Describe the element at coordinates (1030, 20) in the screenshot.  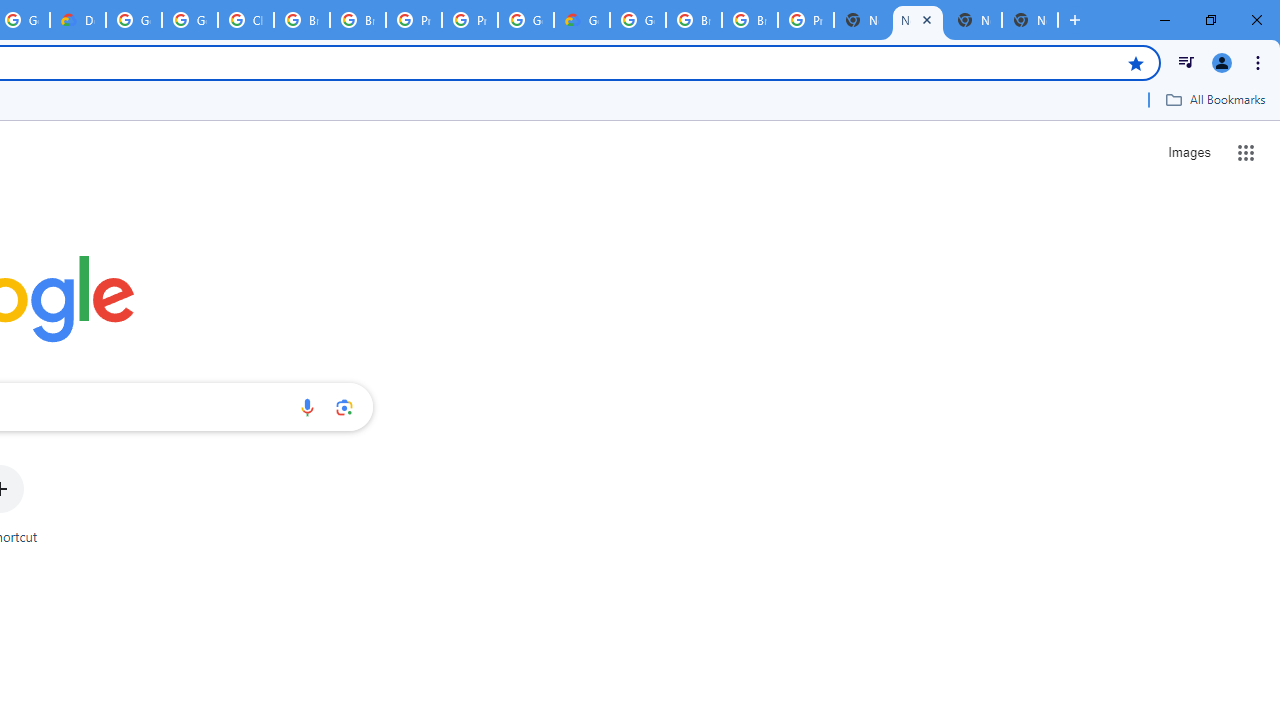
I see `'New Tab'` at that location.